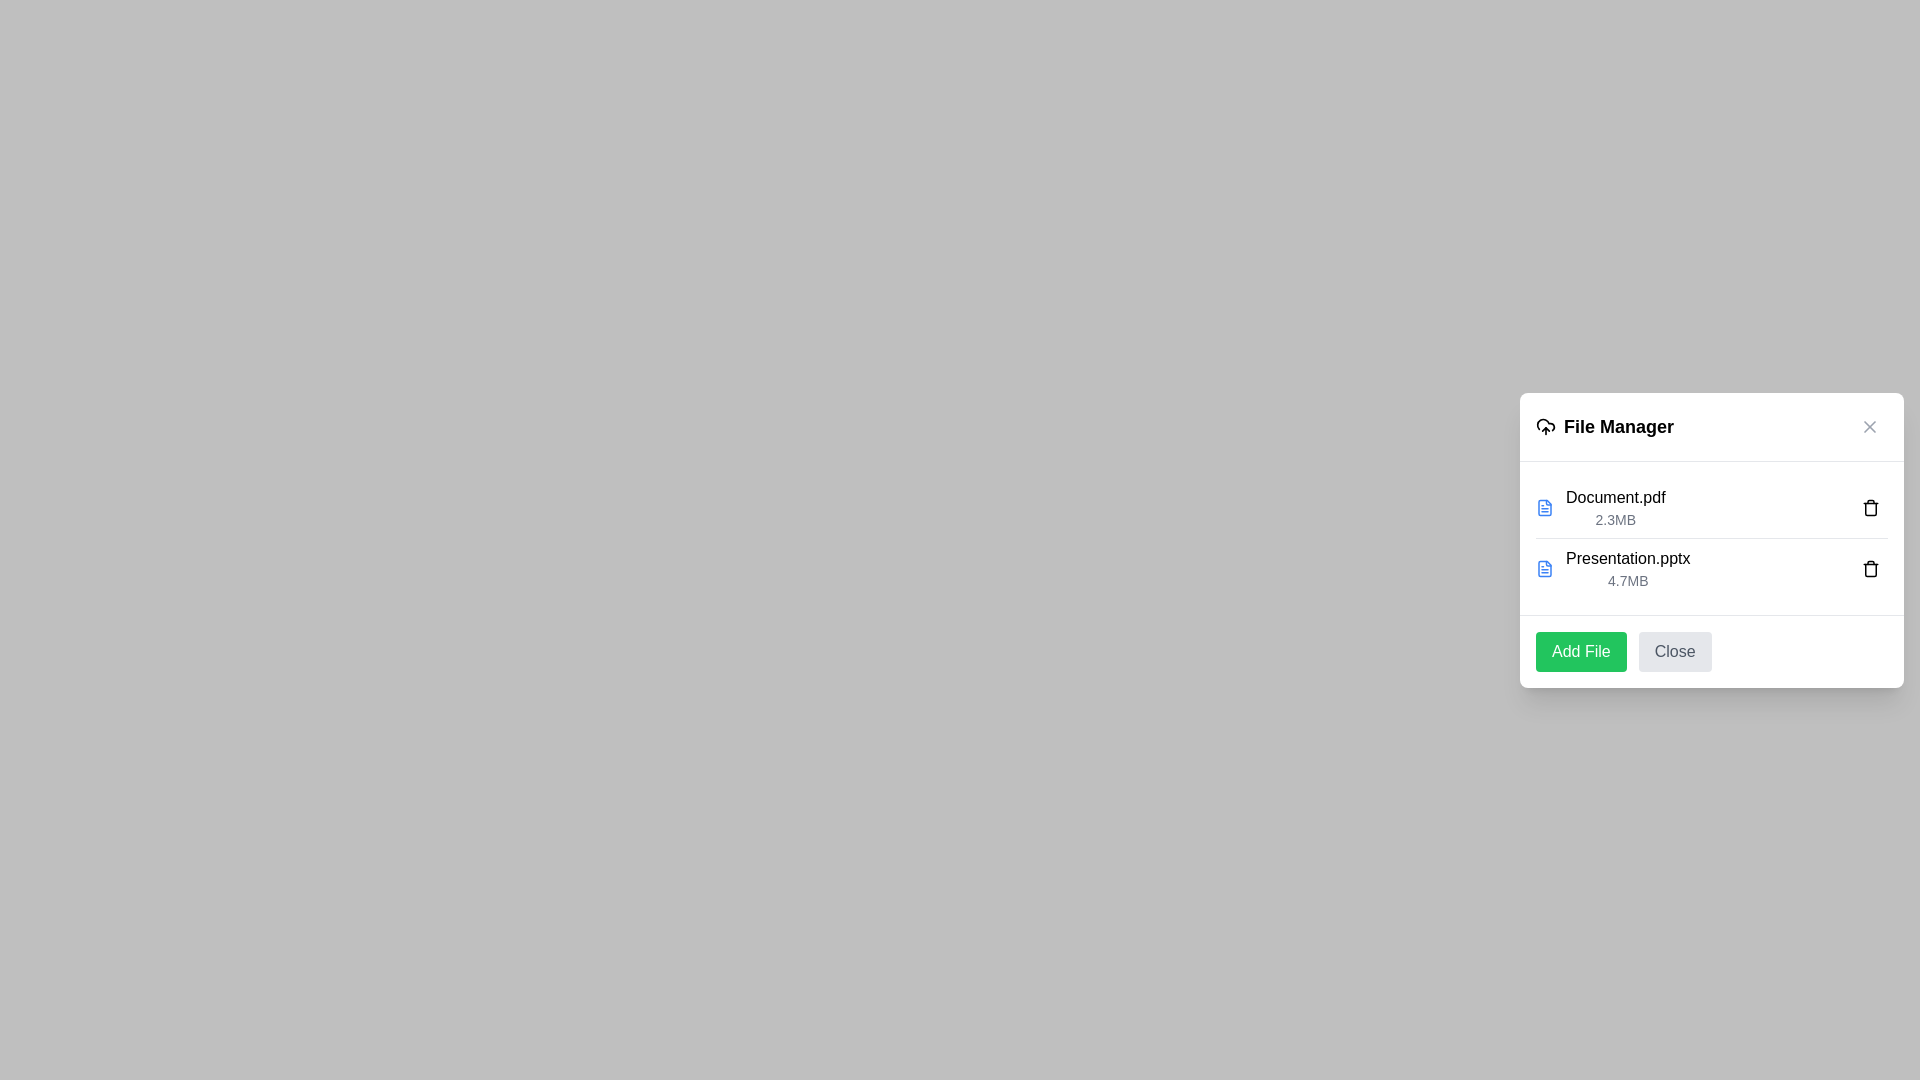 This screenshot has height=1080, width=1920. What do you see at coordinates (1870, 506) in the screenshot?
I see `the delete icon button located at the far right end of the file item row in the file manager modal` at bounding box center [1870, 506].